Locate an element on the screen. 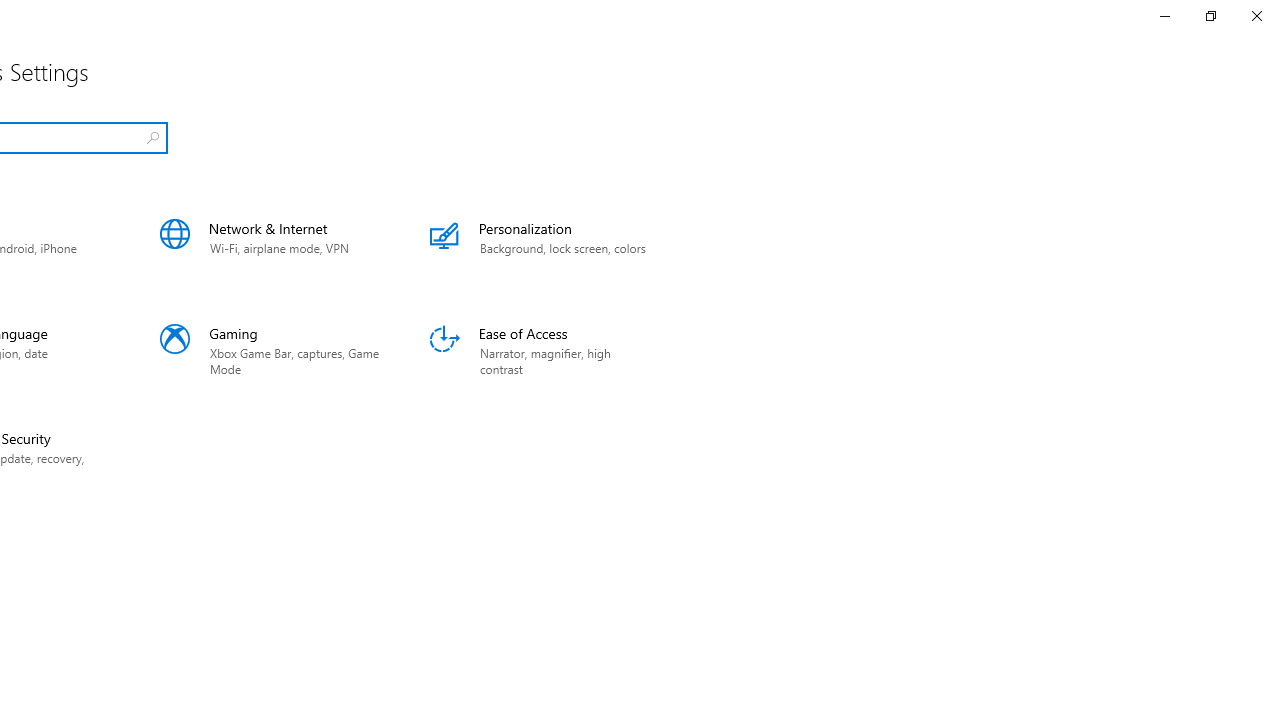 This screenshot has width=1280, height=720. 'Network & Internet' is located at coordinates (269, 245).